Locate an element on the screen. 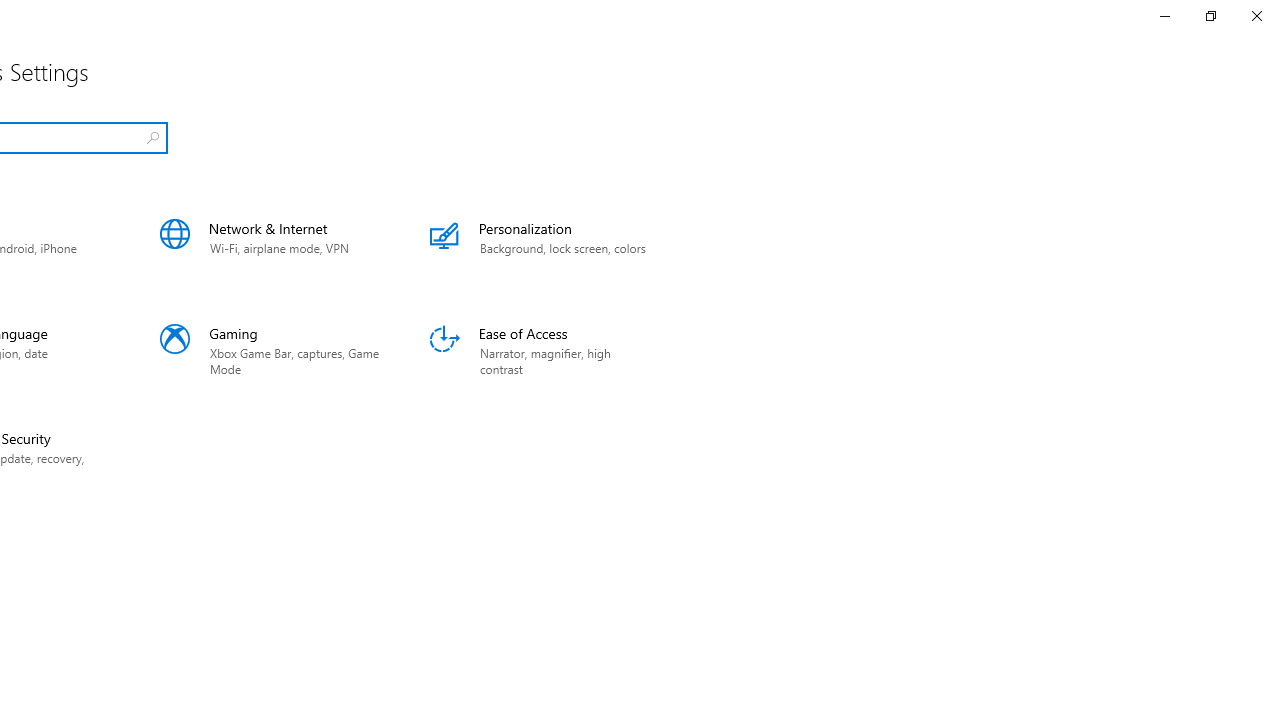 This screenshot has width=1280, height=720. 'Network & Internet' is located at coordinates (269, 245).